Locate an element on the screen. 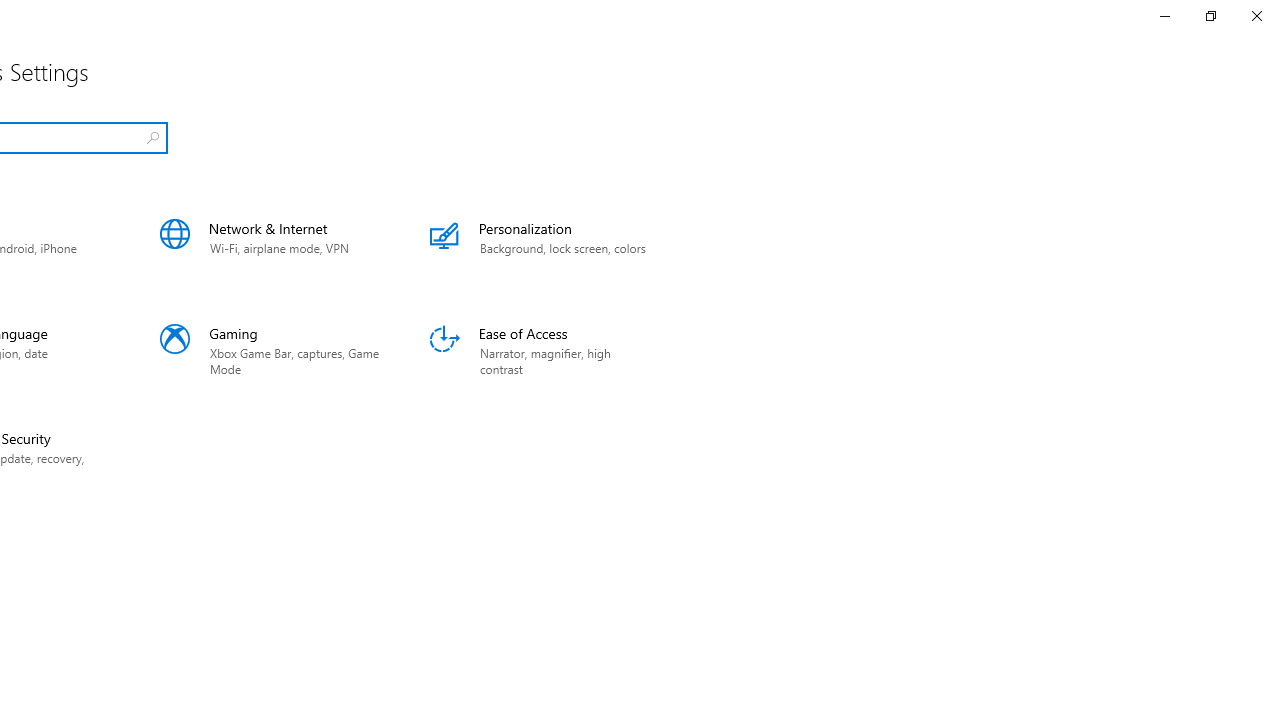 This screenshot has width=1280, height=720. 'Network & Internet' is located at coordinates (269, 245).